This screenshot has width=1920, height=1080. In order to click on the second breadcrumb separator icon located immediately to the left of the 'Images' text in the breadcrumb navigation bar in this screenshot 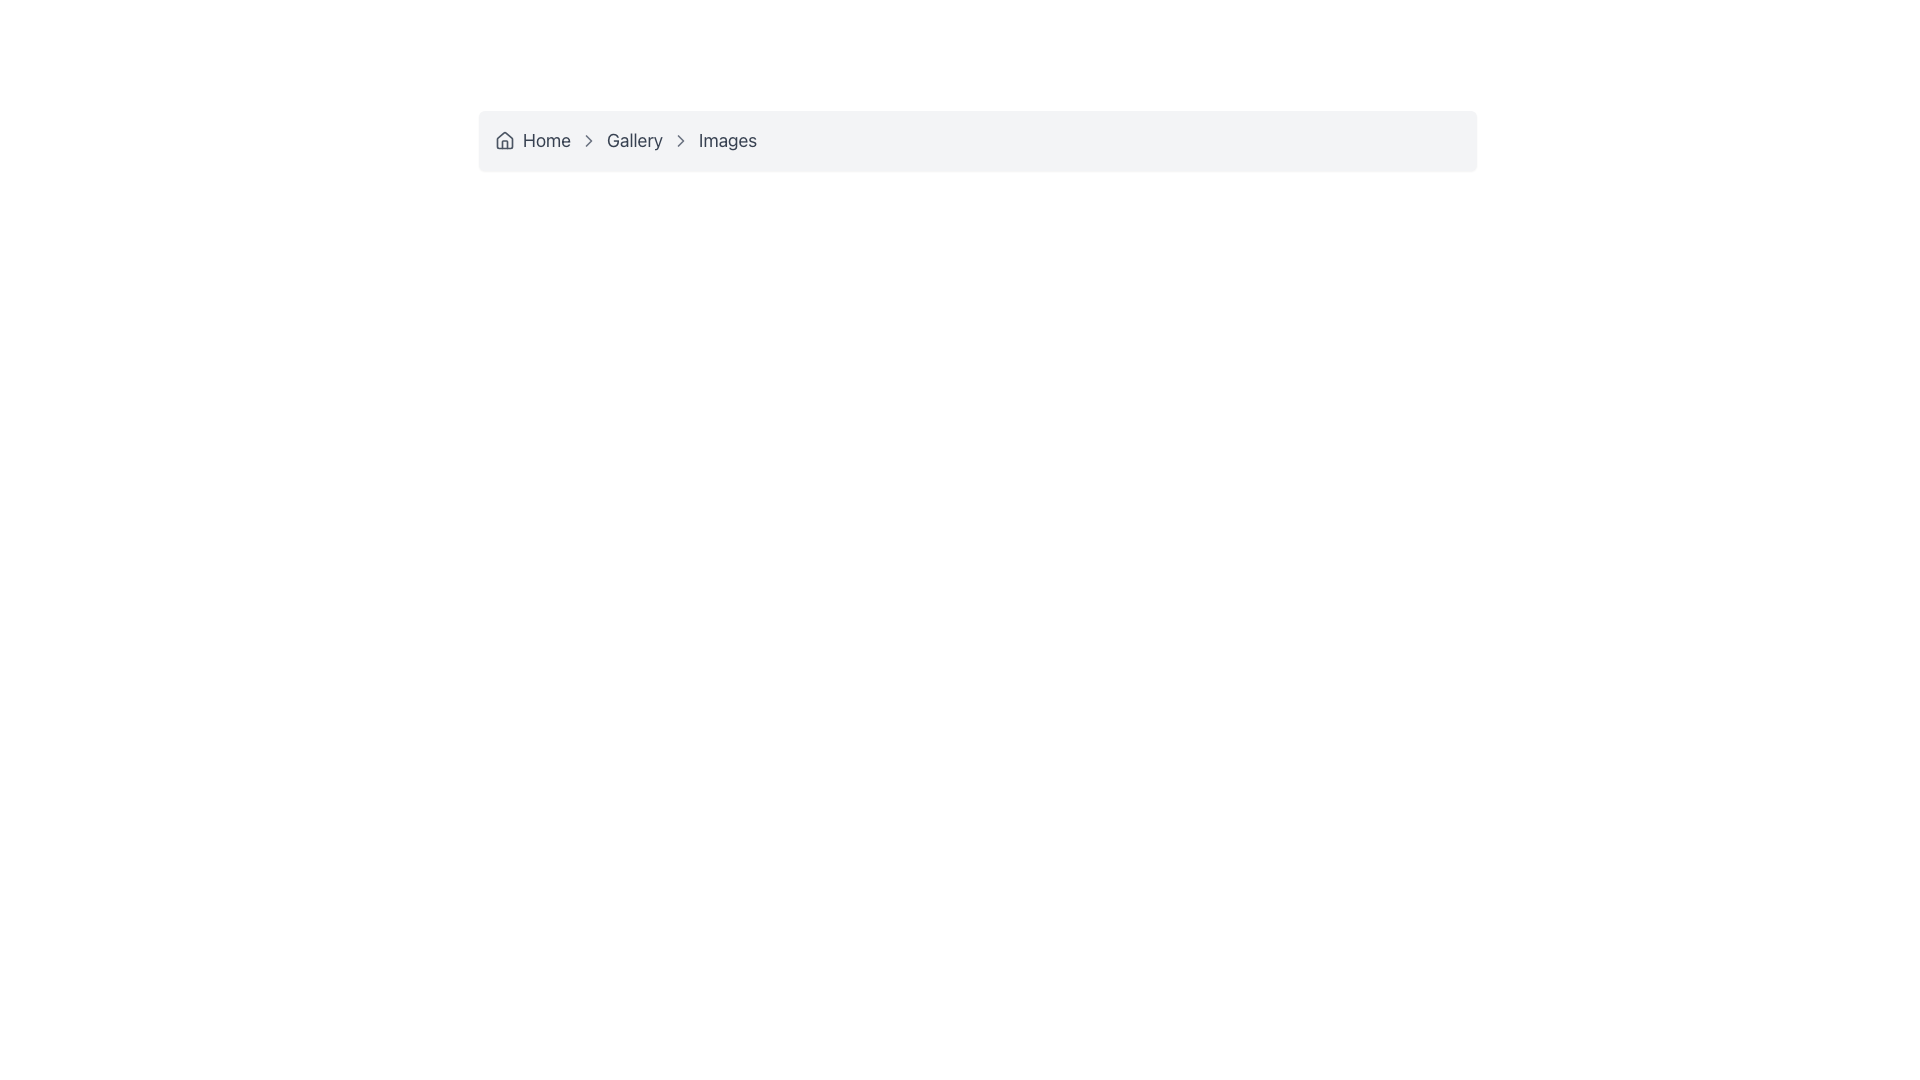, I will do `click(681, 140)`.